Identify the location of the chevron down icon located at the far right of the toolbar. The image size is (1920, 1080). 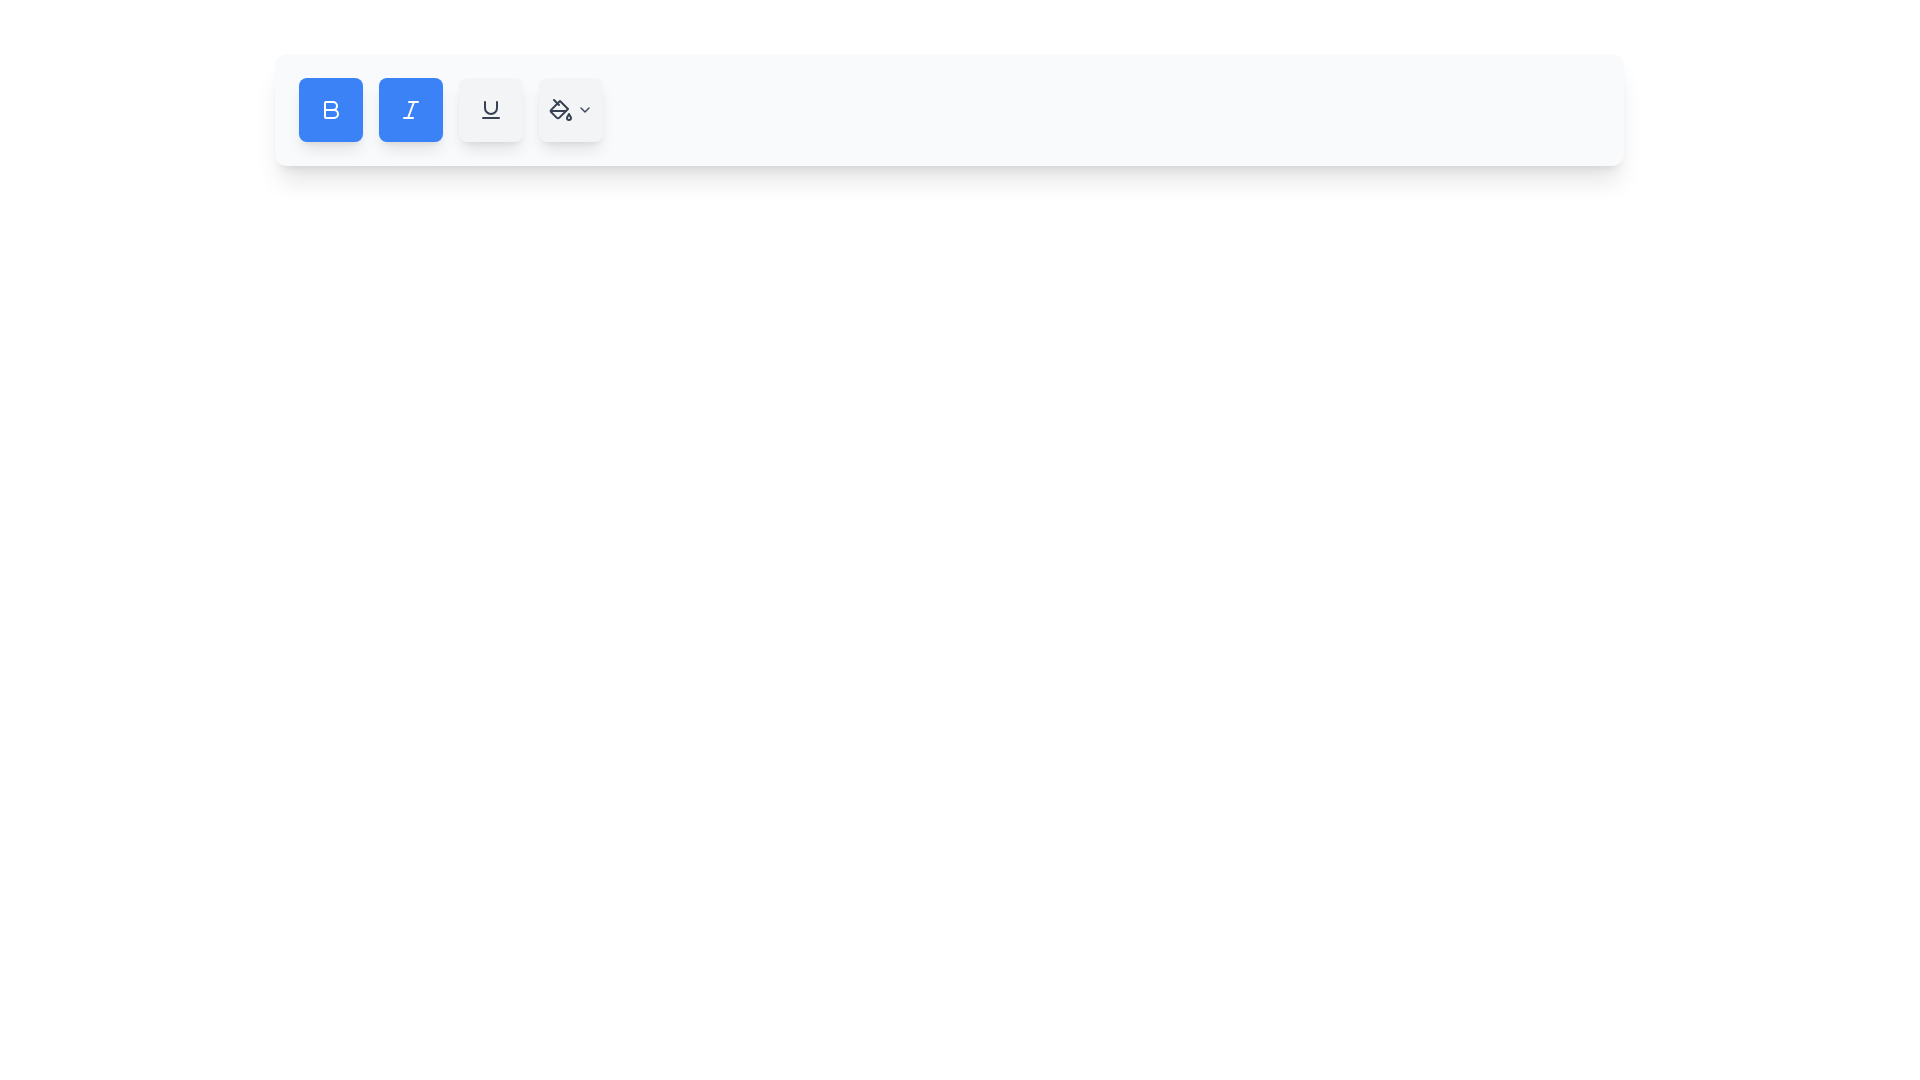
(584, 110).